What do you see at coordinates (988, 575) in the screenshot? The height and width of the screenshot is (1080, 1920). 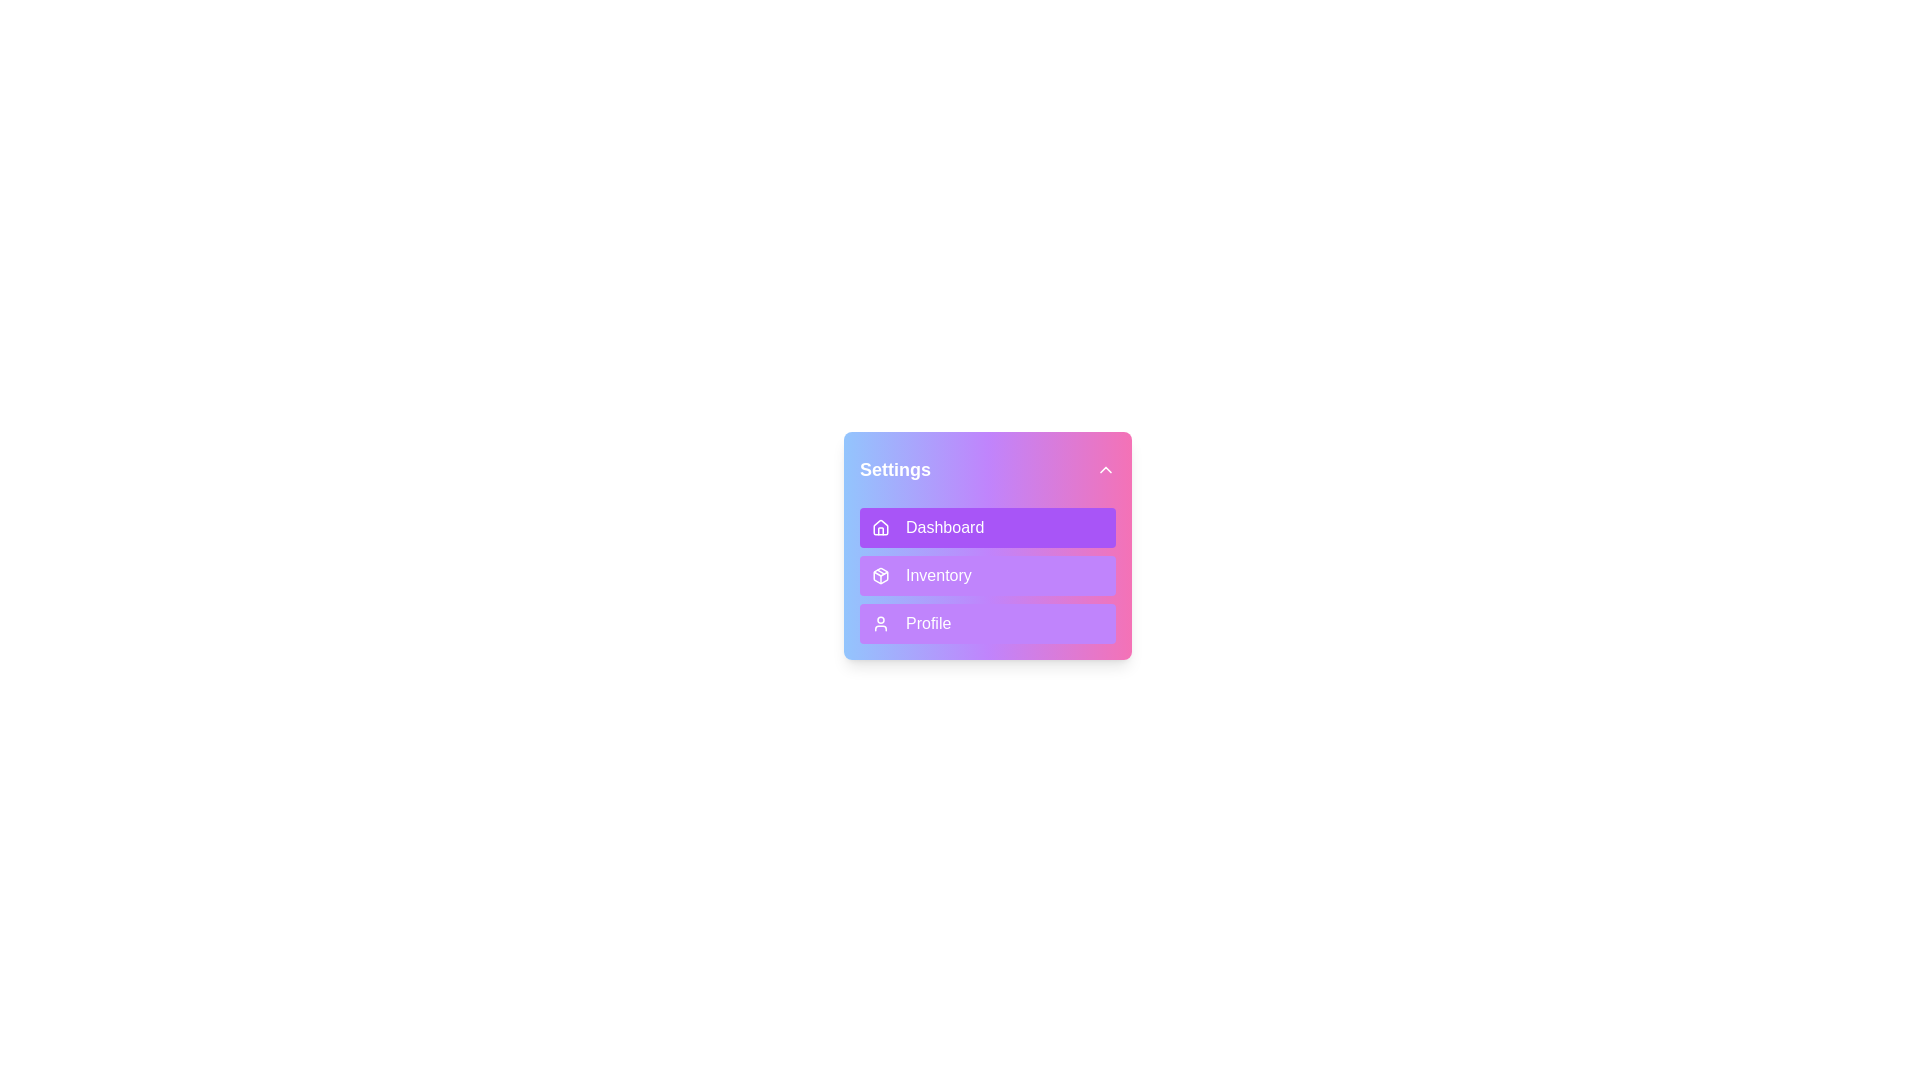 I see `the menu item Inventory in the sidebar menu` at bounding box center [988, 575].